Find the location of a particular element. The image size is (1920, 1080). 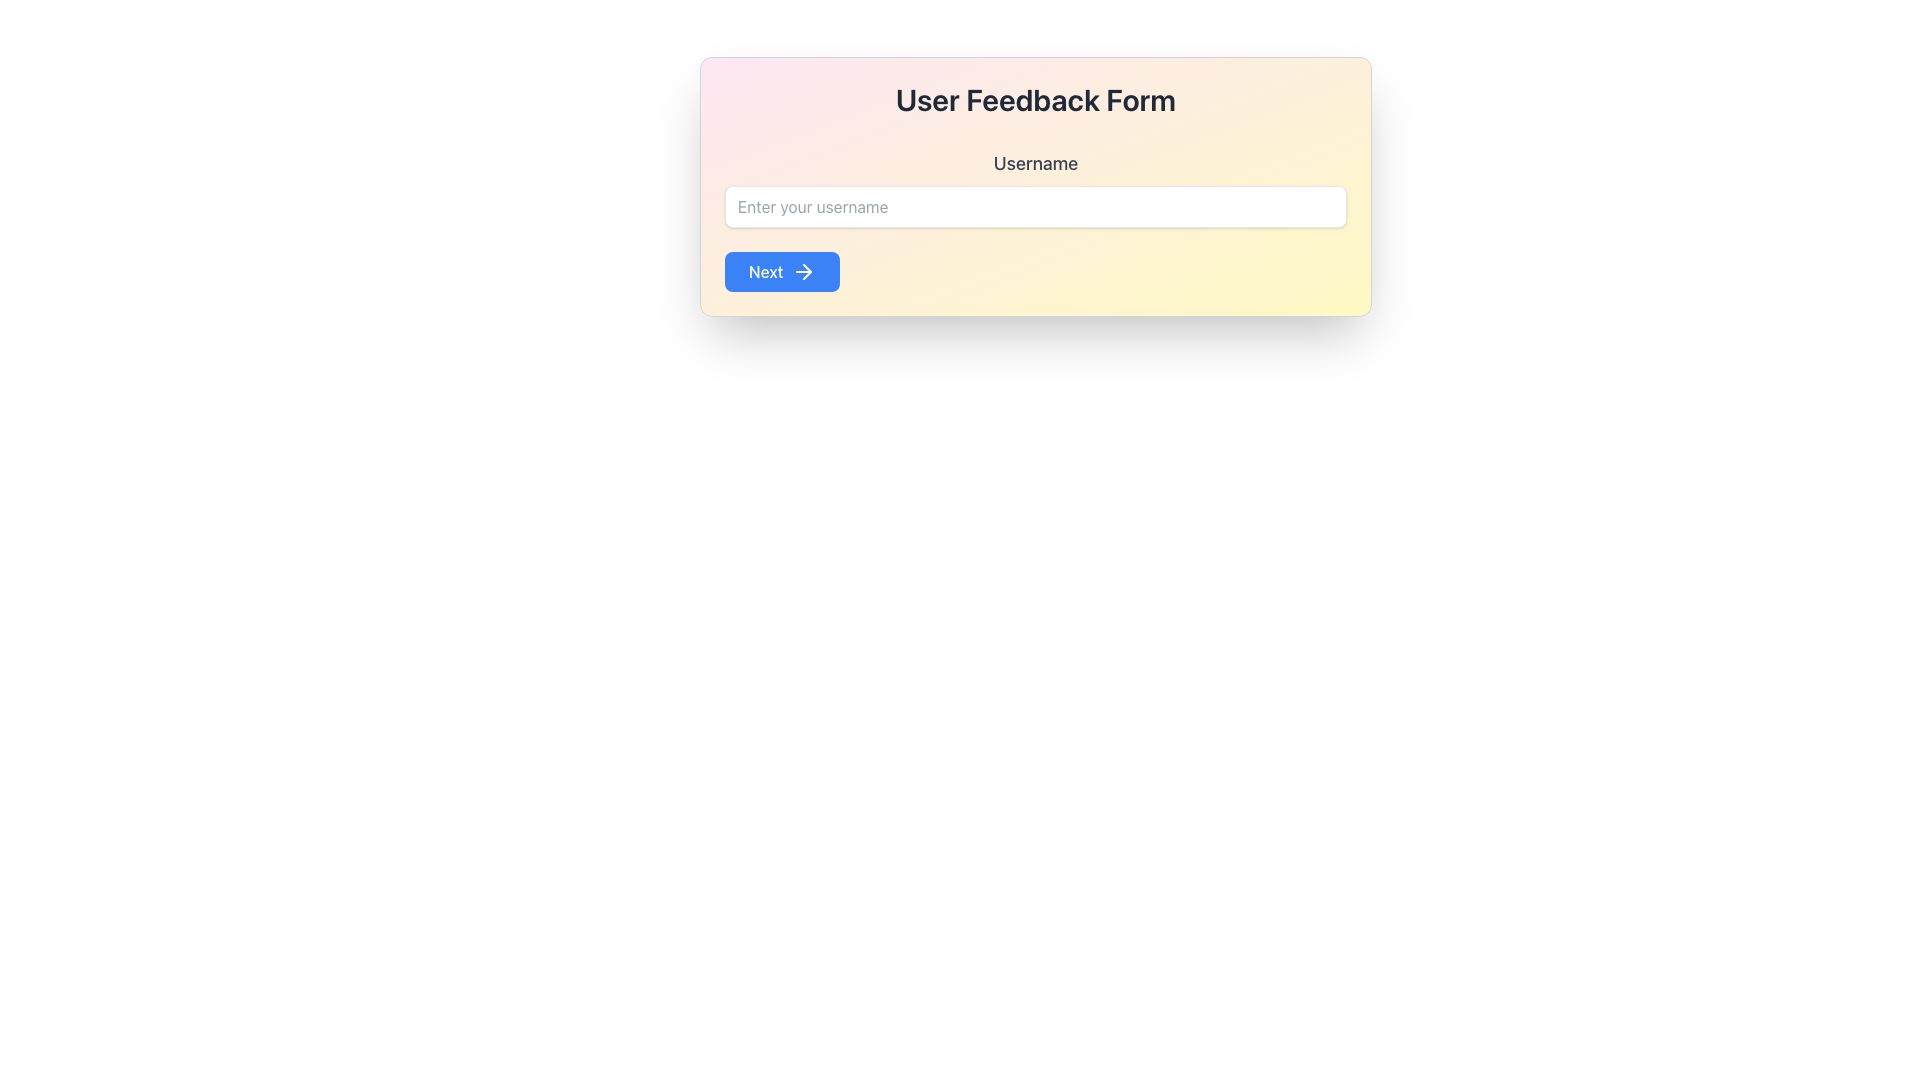

the arrow-shaped icon that is part of the 'Next' button located on the right-hand side of the button is located at coordinates (803, 272).